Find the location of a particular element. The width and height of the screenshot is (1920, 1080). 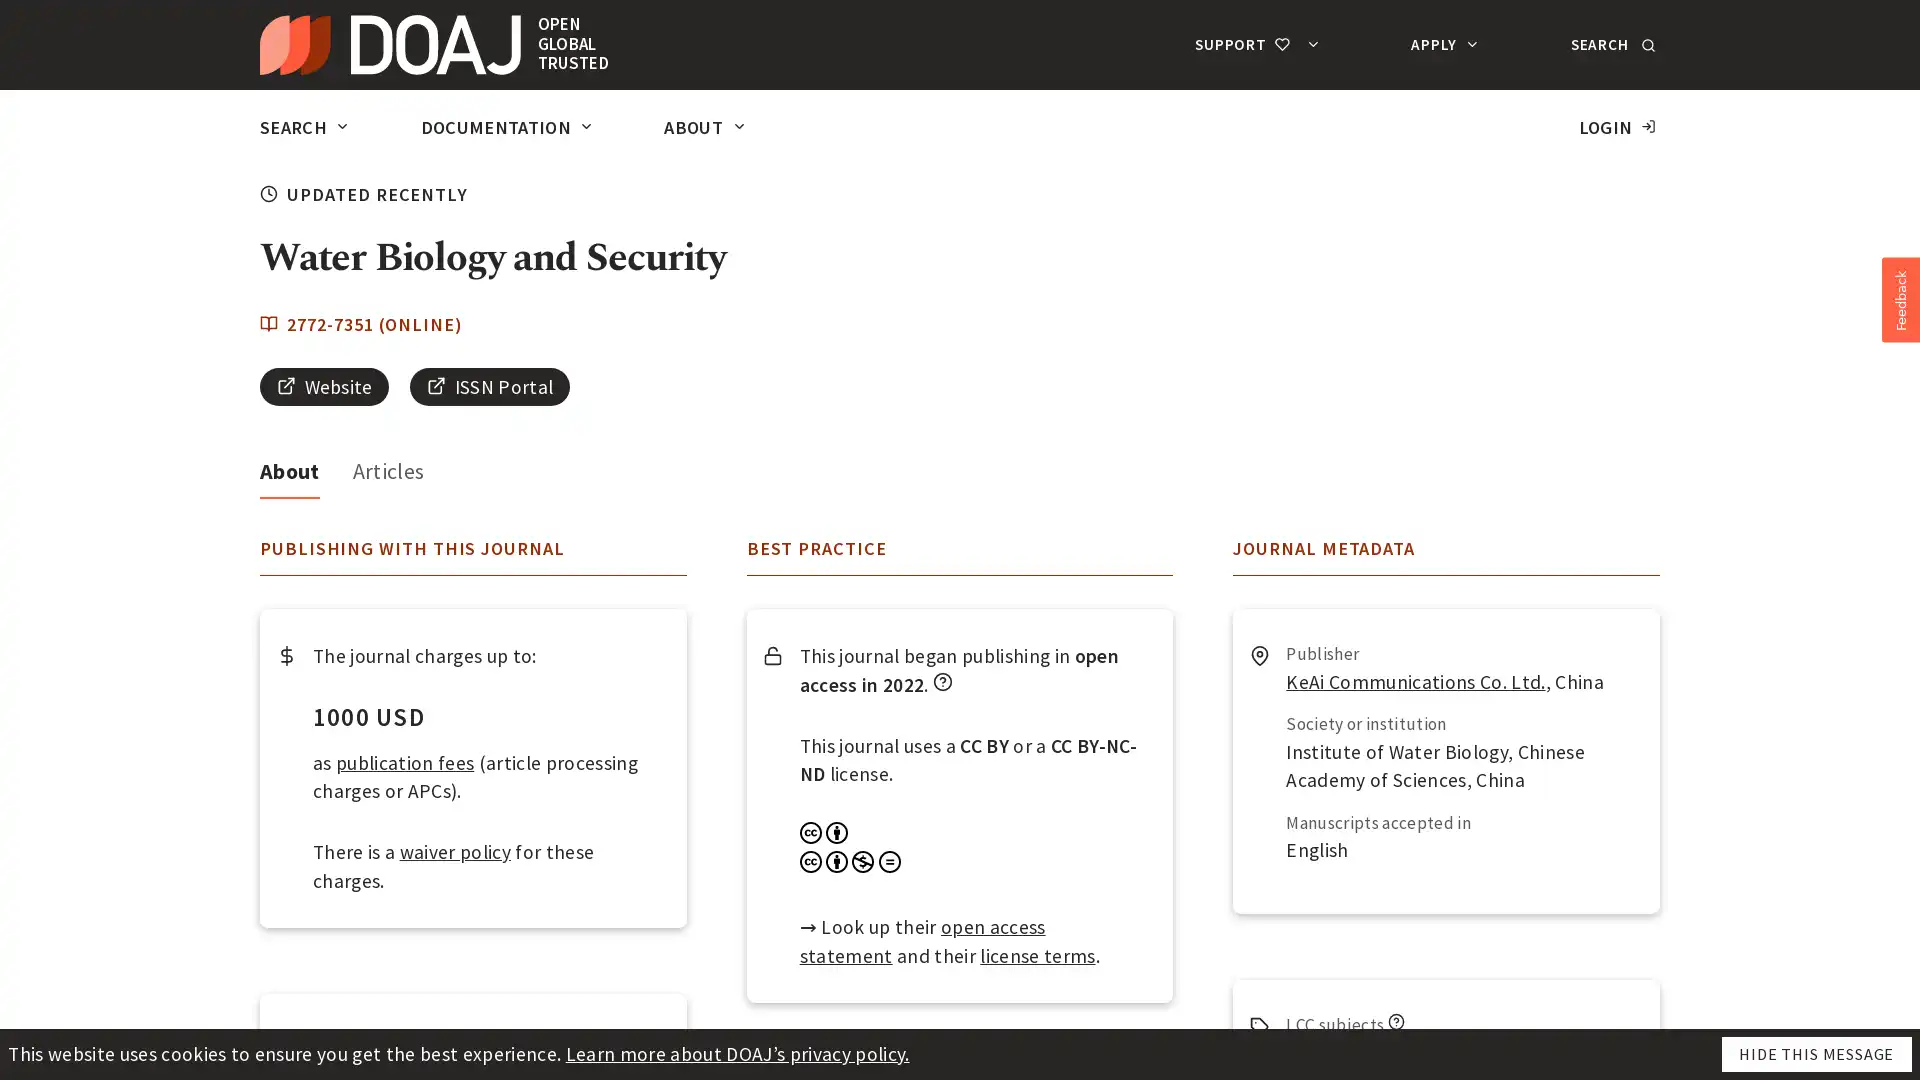

SEARCH is located at coordinates (1610, 44).